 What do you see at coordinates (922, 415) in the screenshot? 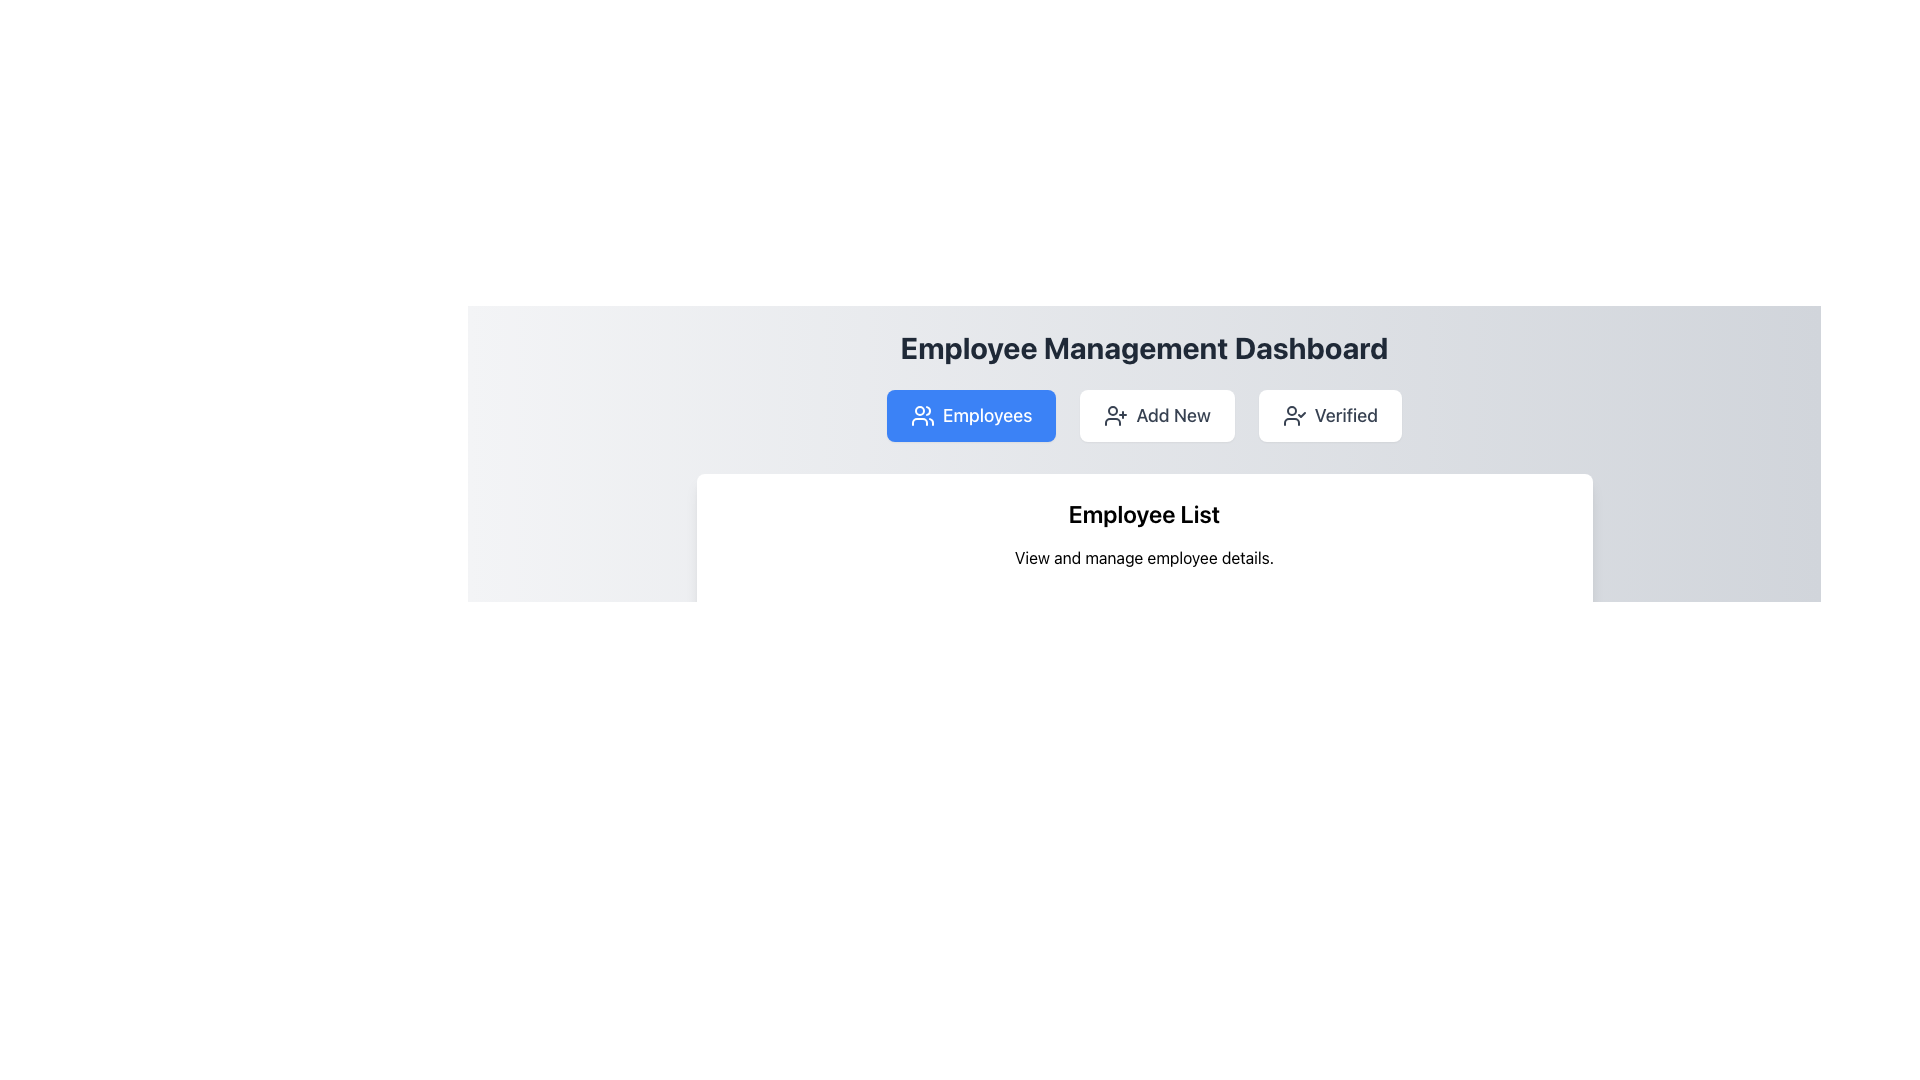
I see `the SVG icon representing a group of users located within the blue button labeled 'Employees'` at bounding box center [922, 415].